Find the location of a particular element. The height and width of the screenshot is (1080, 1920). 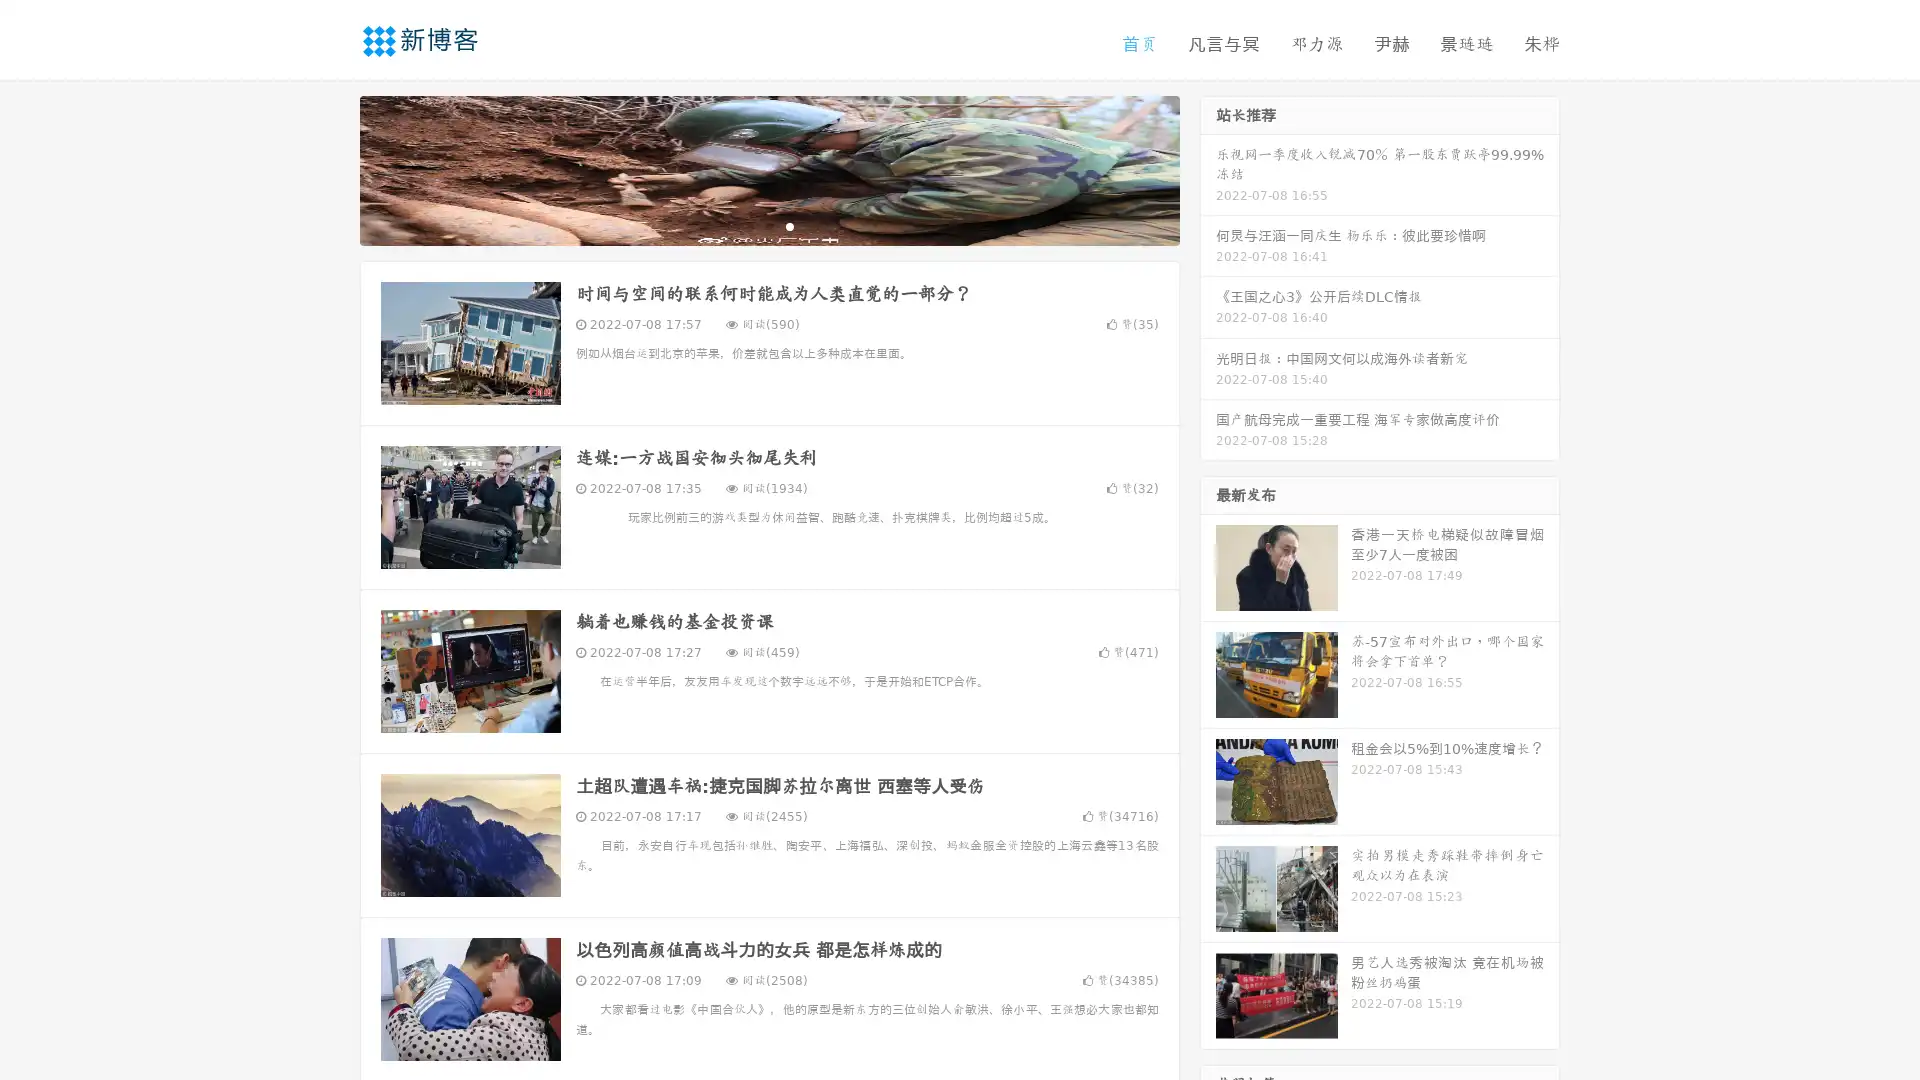

Go to slide 3 is located at coordinates (789, 225).